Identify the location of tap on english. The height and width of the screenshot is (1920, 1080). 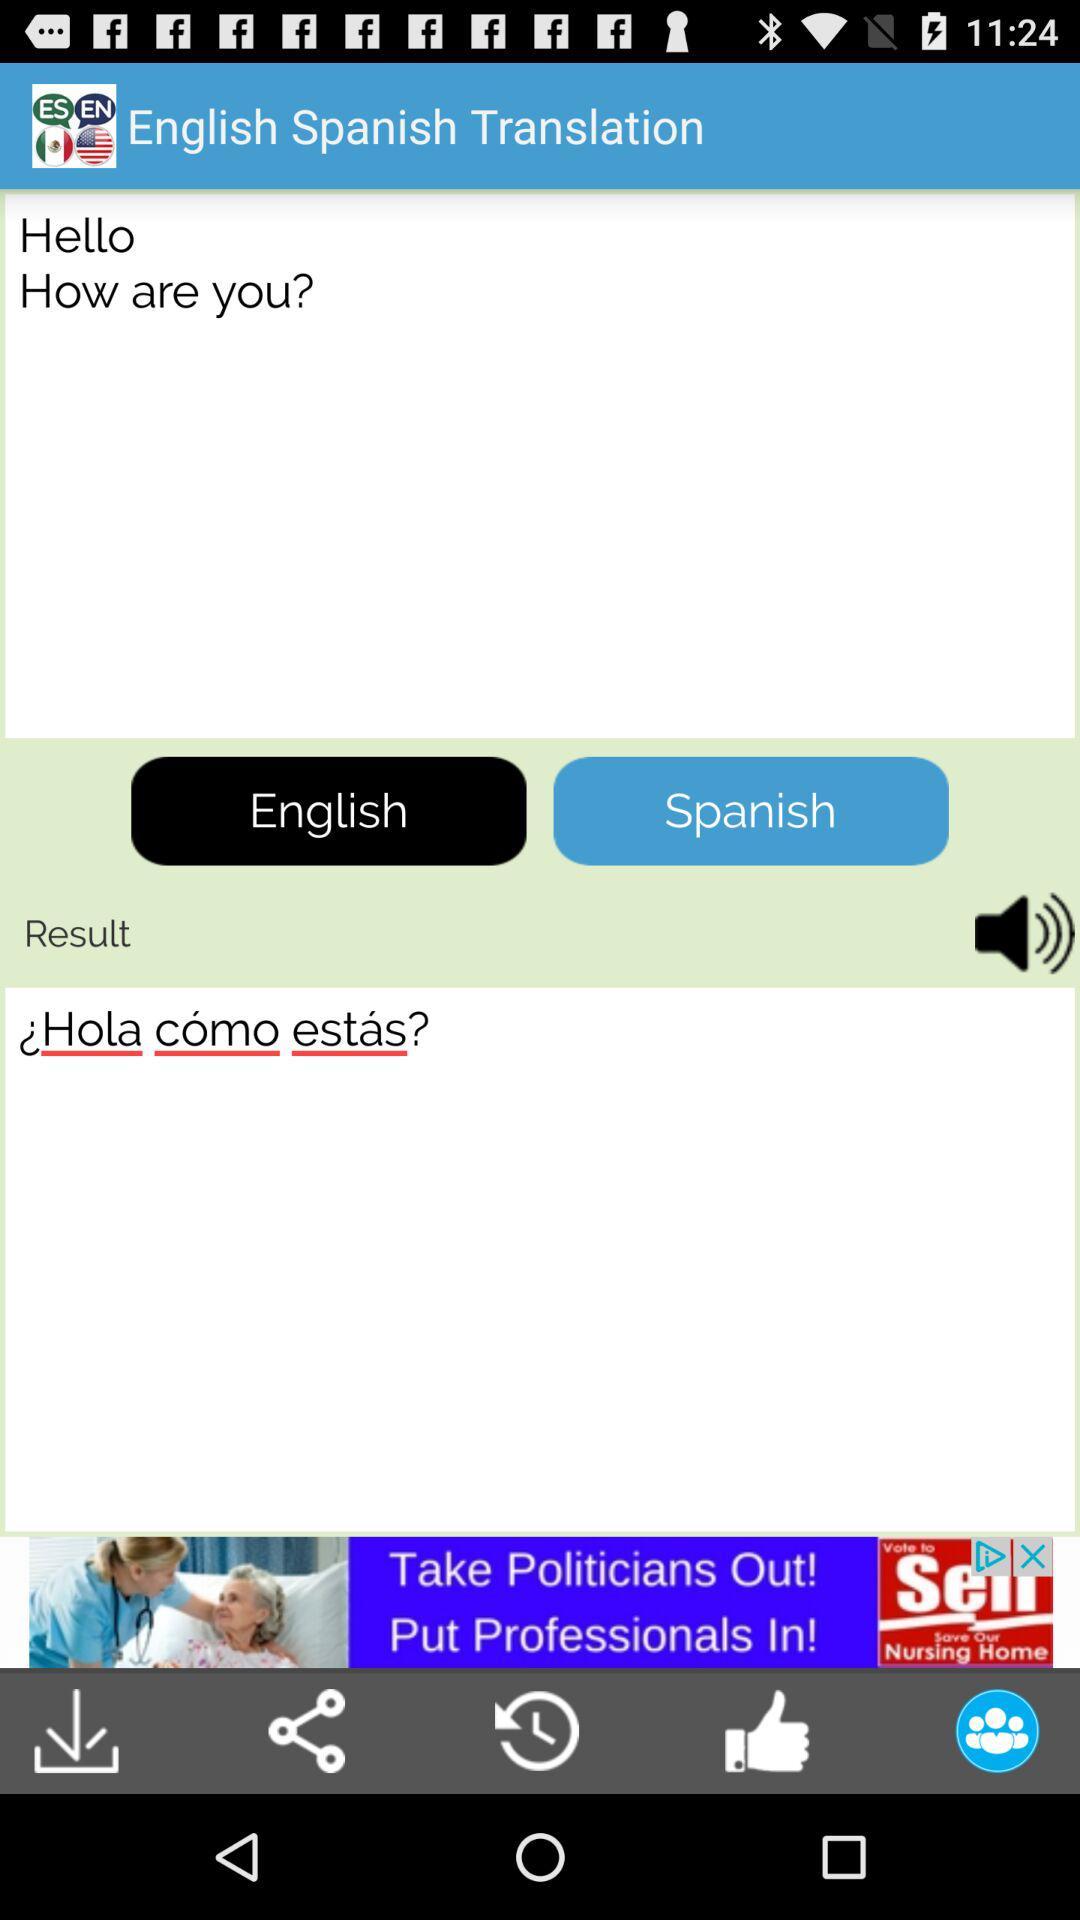
(327, 811).